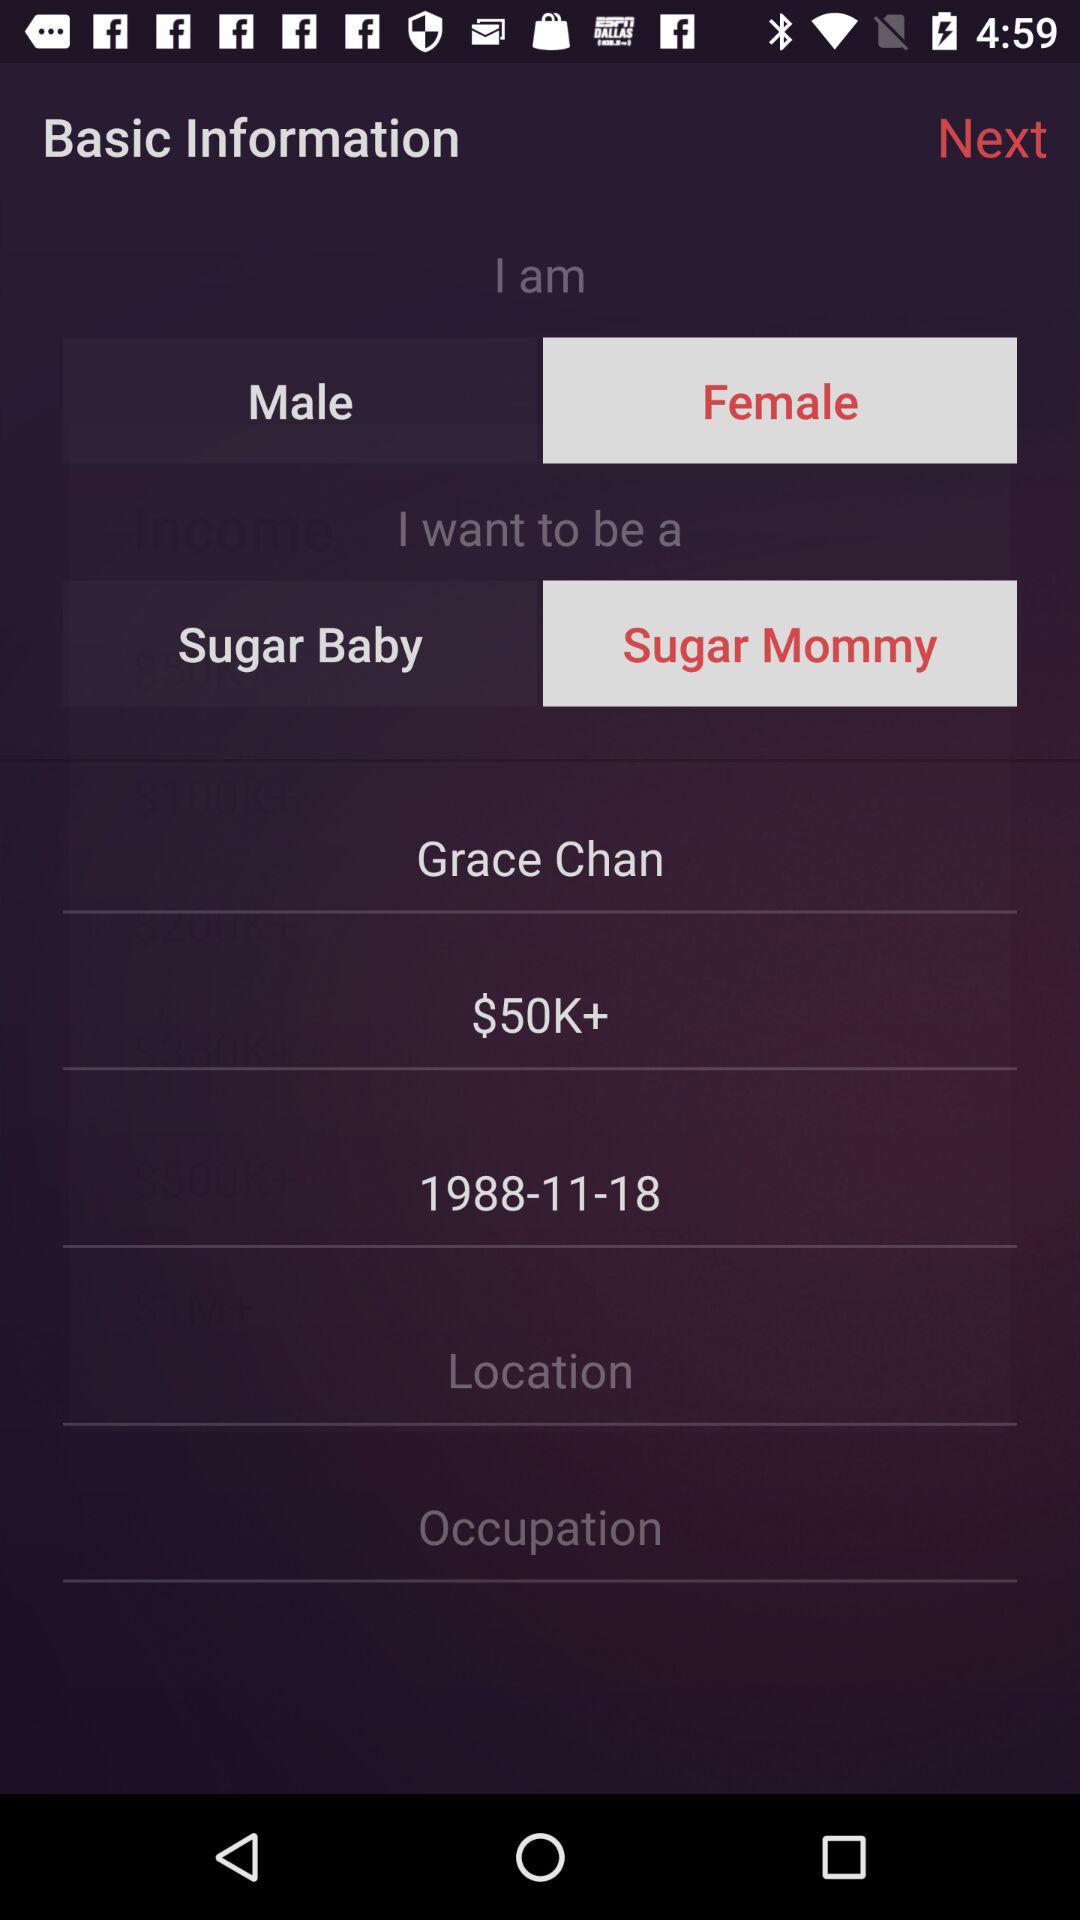 Image resolution: width=1080 pixels, height=1920 pixels. Describe the element at coordinates (778, 400) in the screenshot. I see `icon next to male` at that location.